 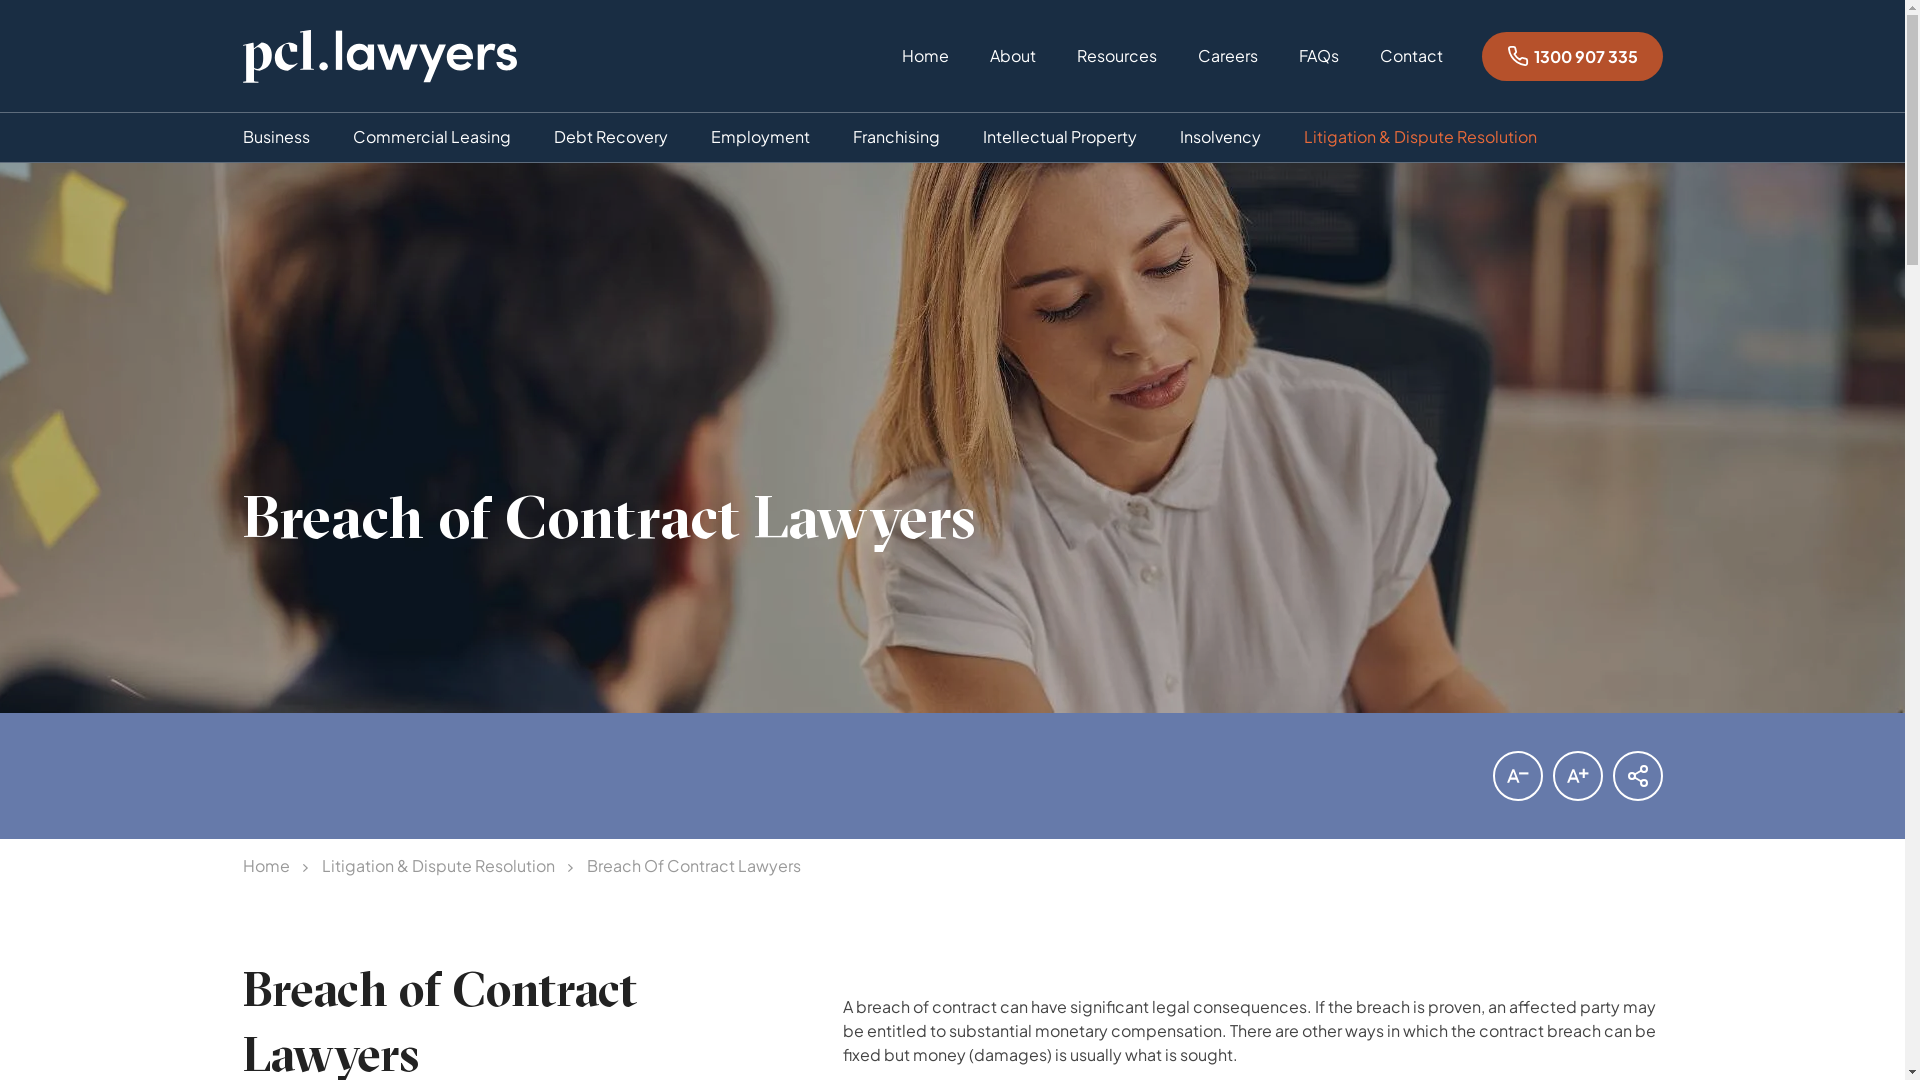 I want to click on 'PCL Lawyers', so click(x=379, y=55).